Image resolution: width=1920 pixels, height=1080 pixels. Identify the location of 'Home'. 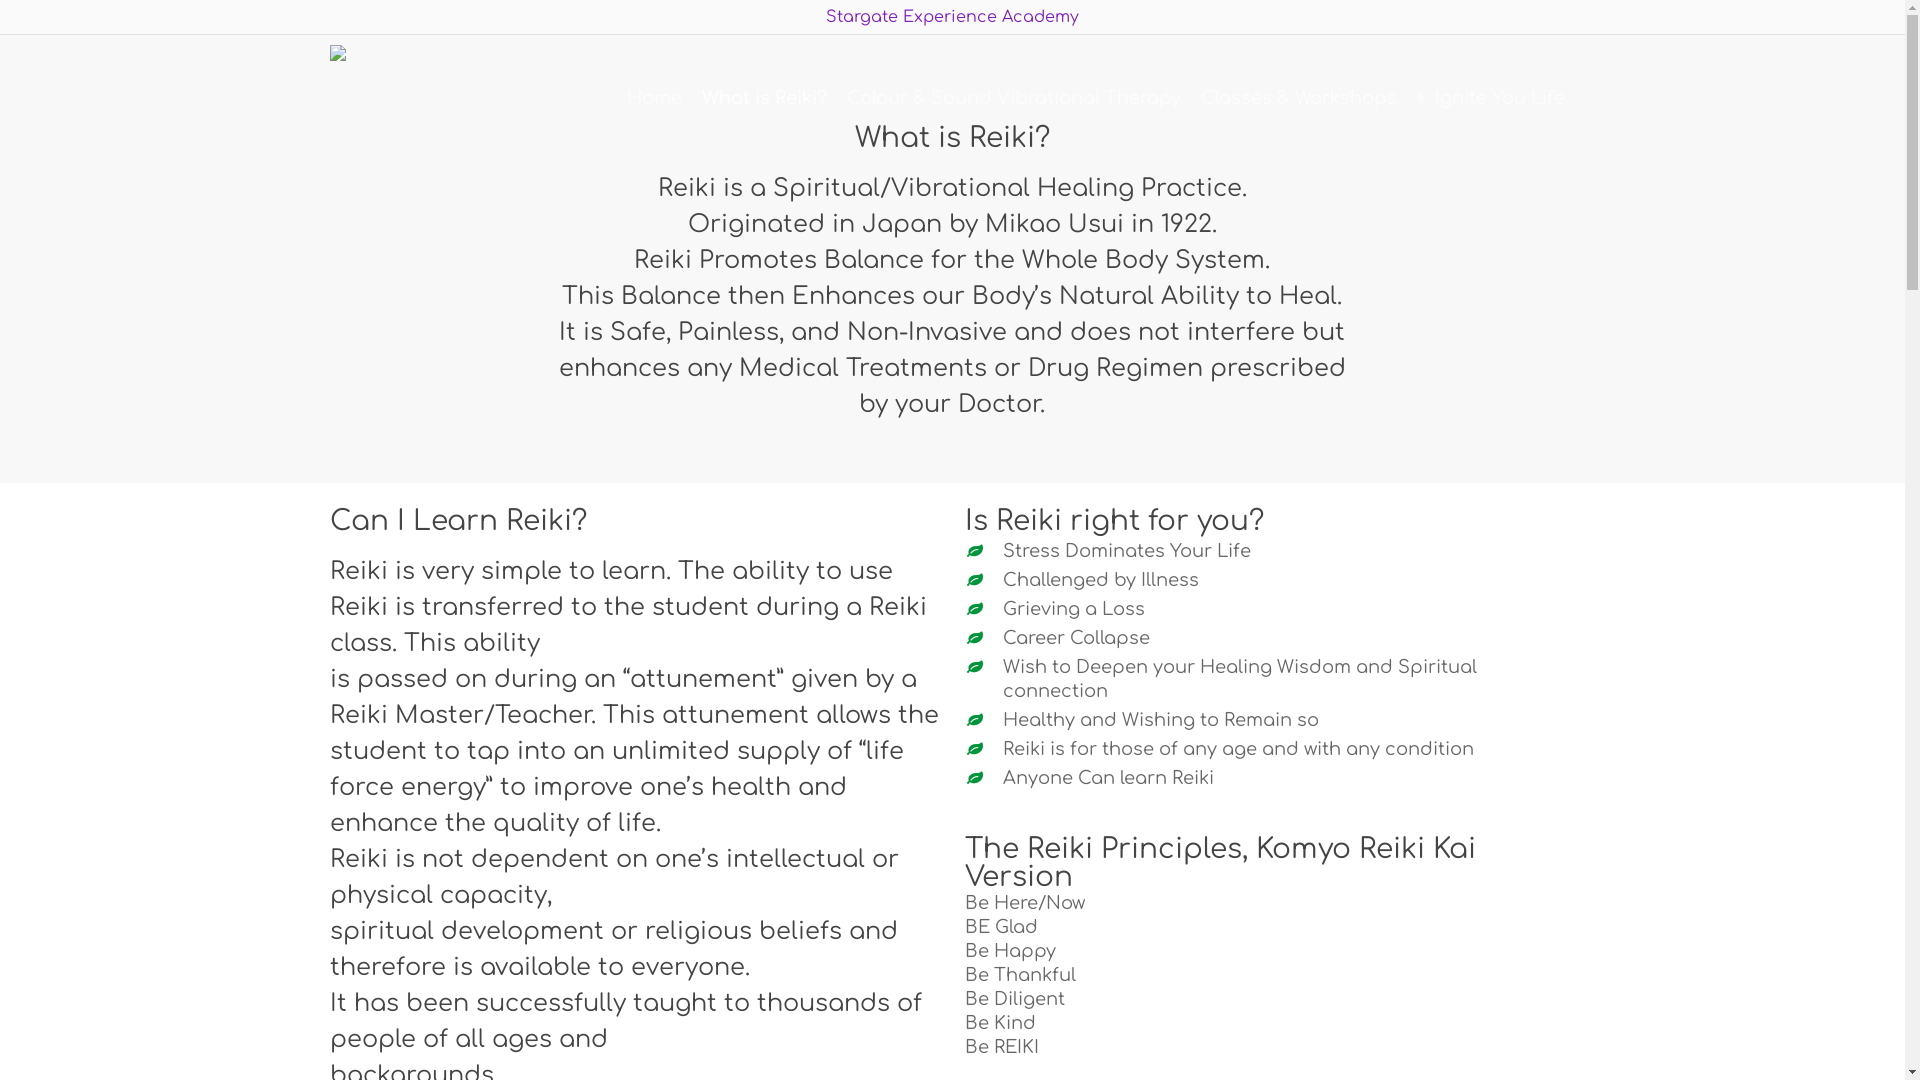
(654, 97).